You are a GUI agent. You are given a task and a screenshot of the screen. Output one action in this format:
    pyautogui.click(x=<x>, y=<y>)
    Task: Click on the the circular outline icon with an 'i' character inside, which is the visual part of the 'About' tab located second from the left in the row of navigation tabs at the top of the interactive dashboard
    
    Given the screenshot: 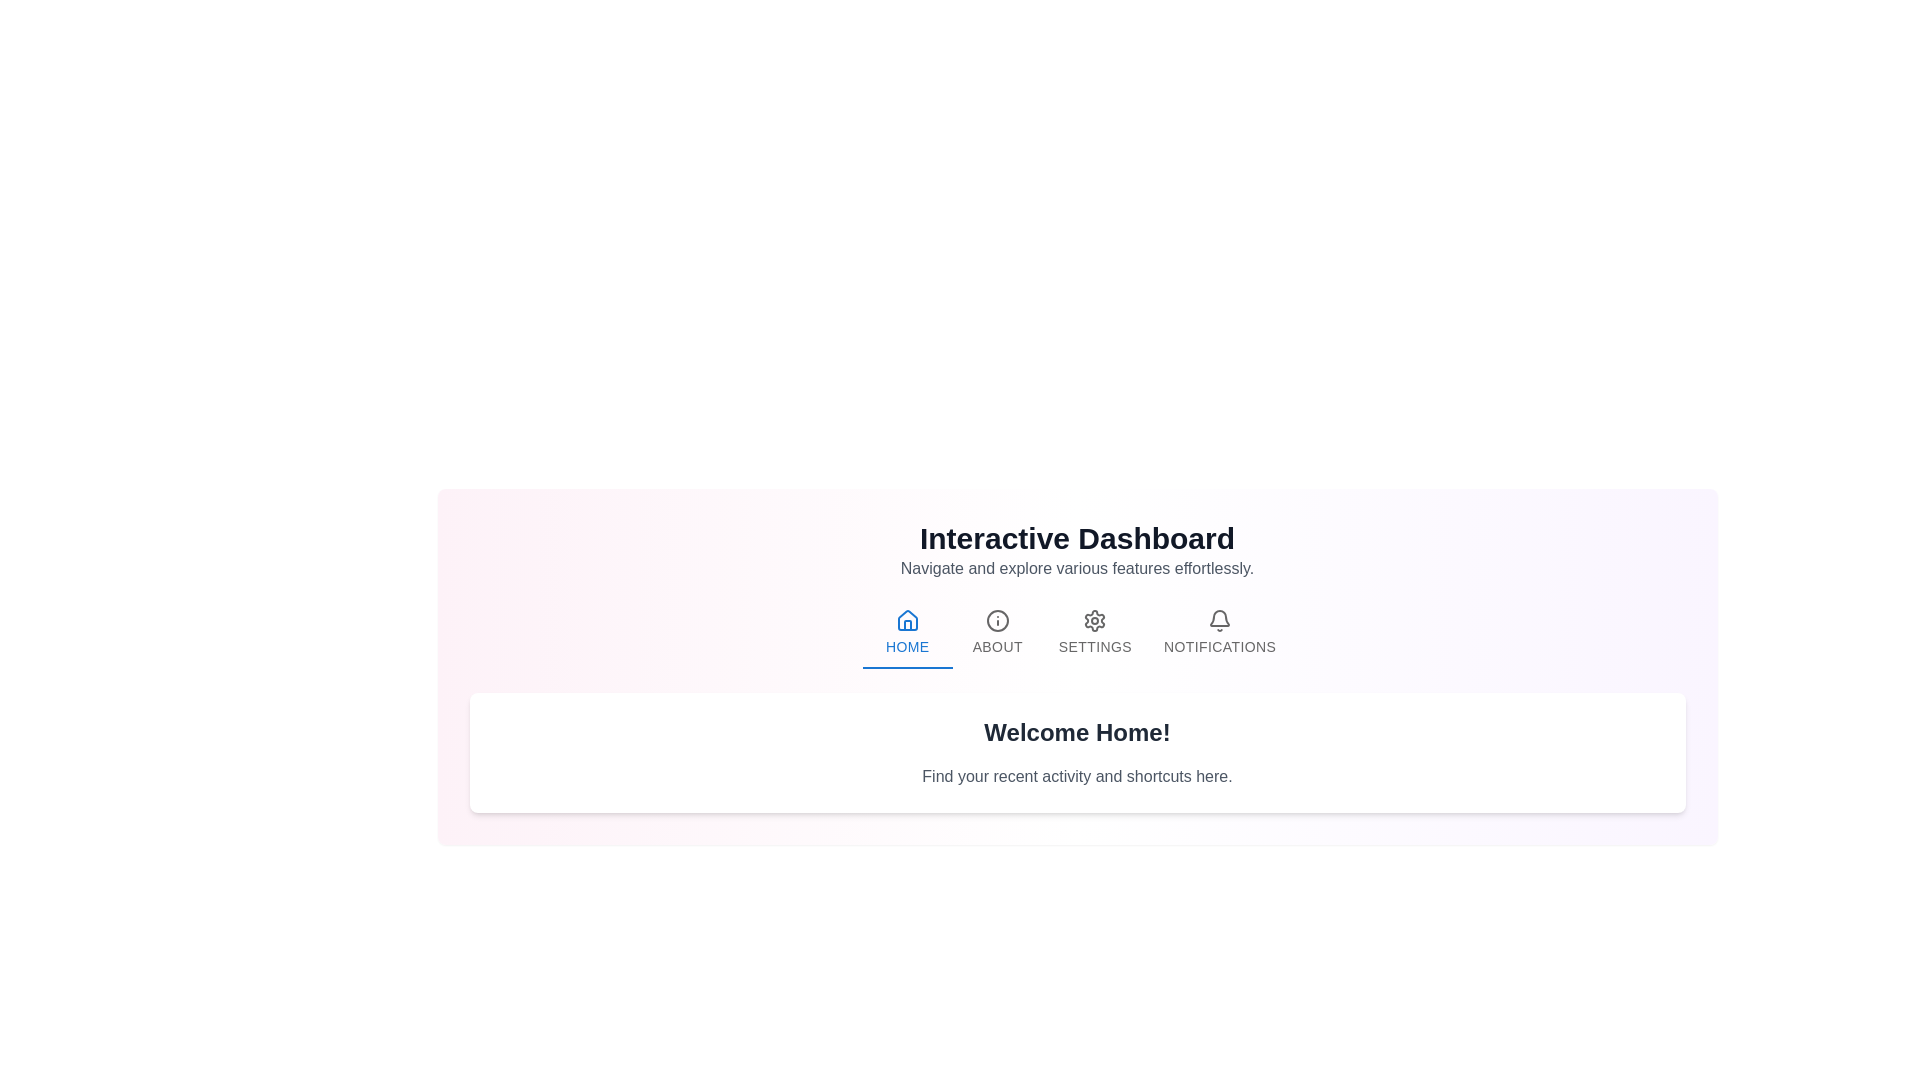 What is the action you would take?
    pyautogui.click(x=997, y=620)
    